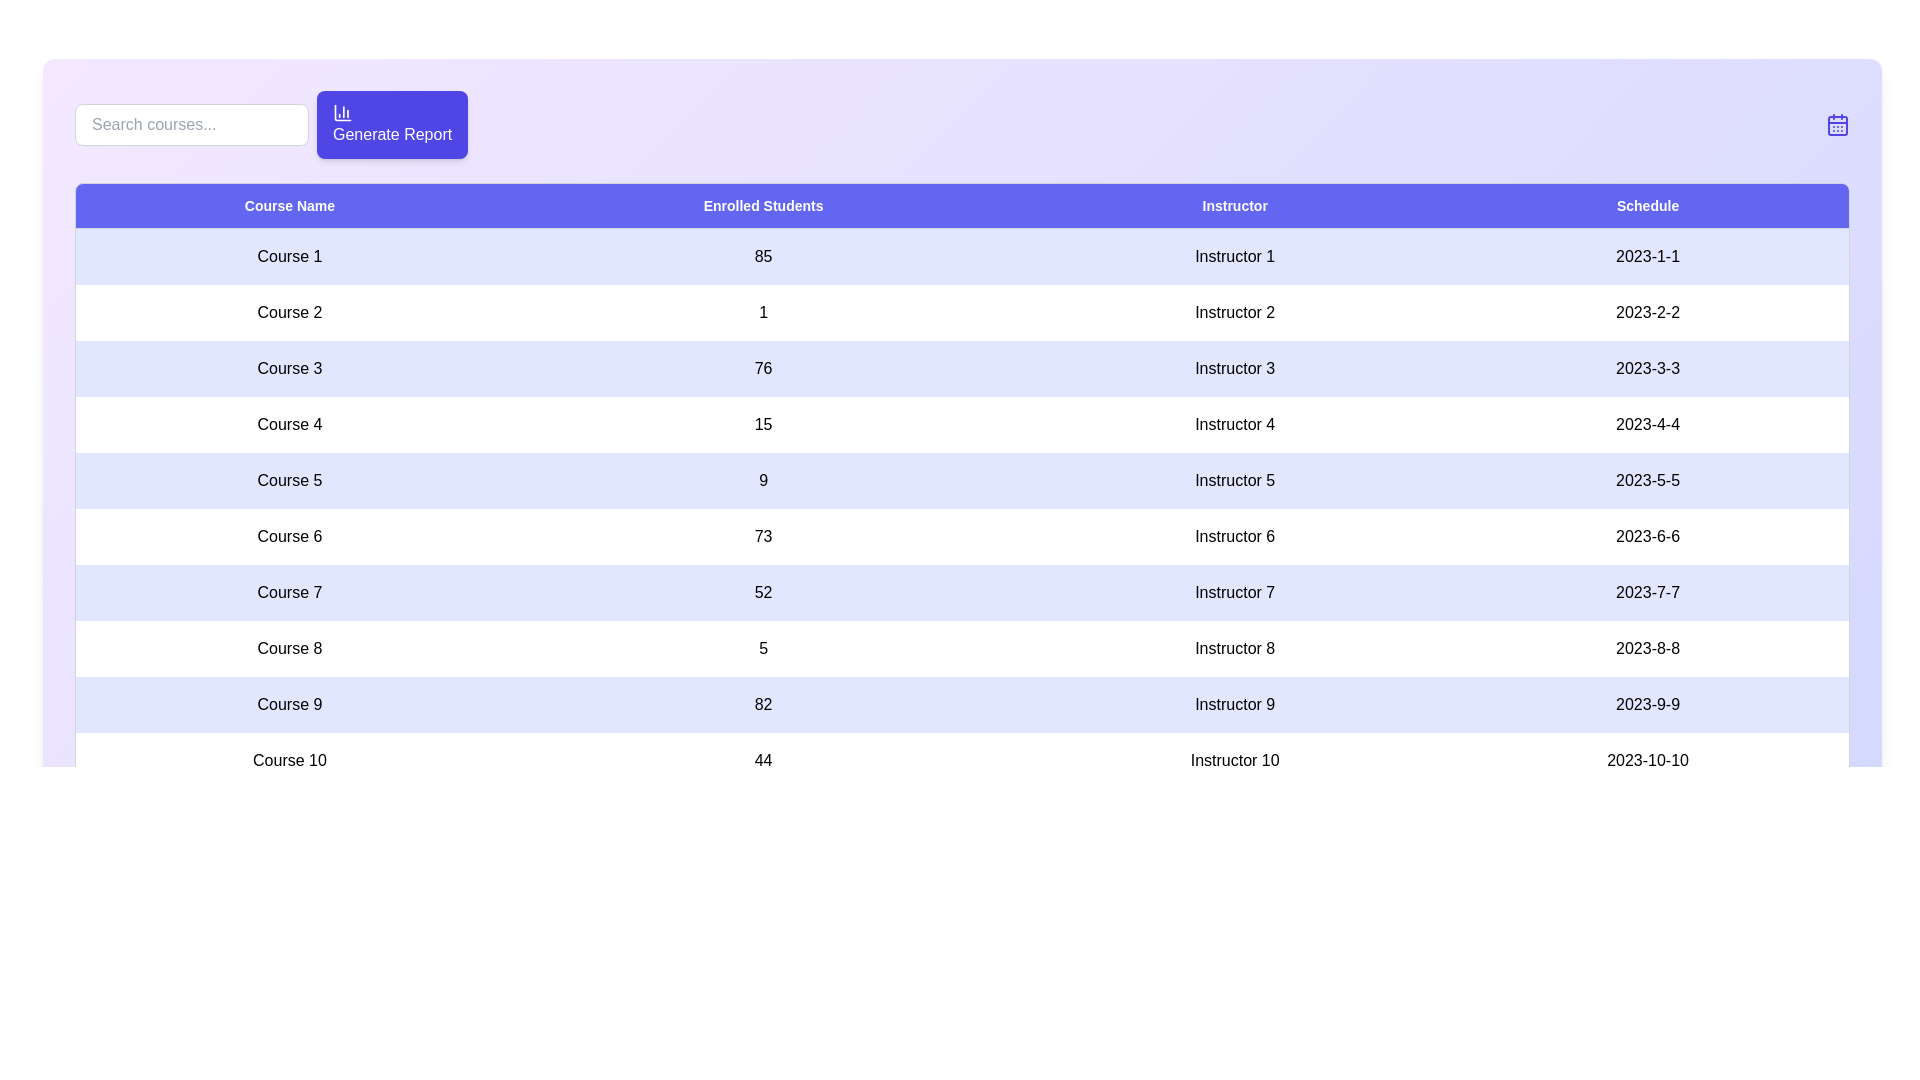 This screenshot has width=1920, height=1080. I want to click on the header Instructor to sort or filter the table, so click(1234, 206).